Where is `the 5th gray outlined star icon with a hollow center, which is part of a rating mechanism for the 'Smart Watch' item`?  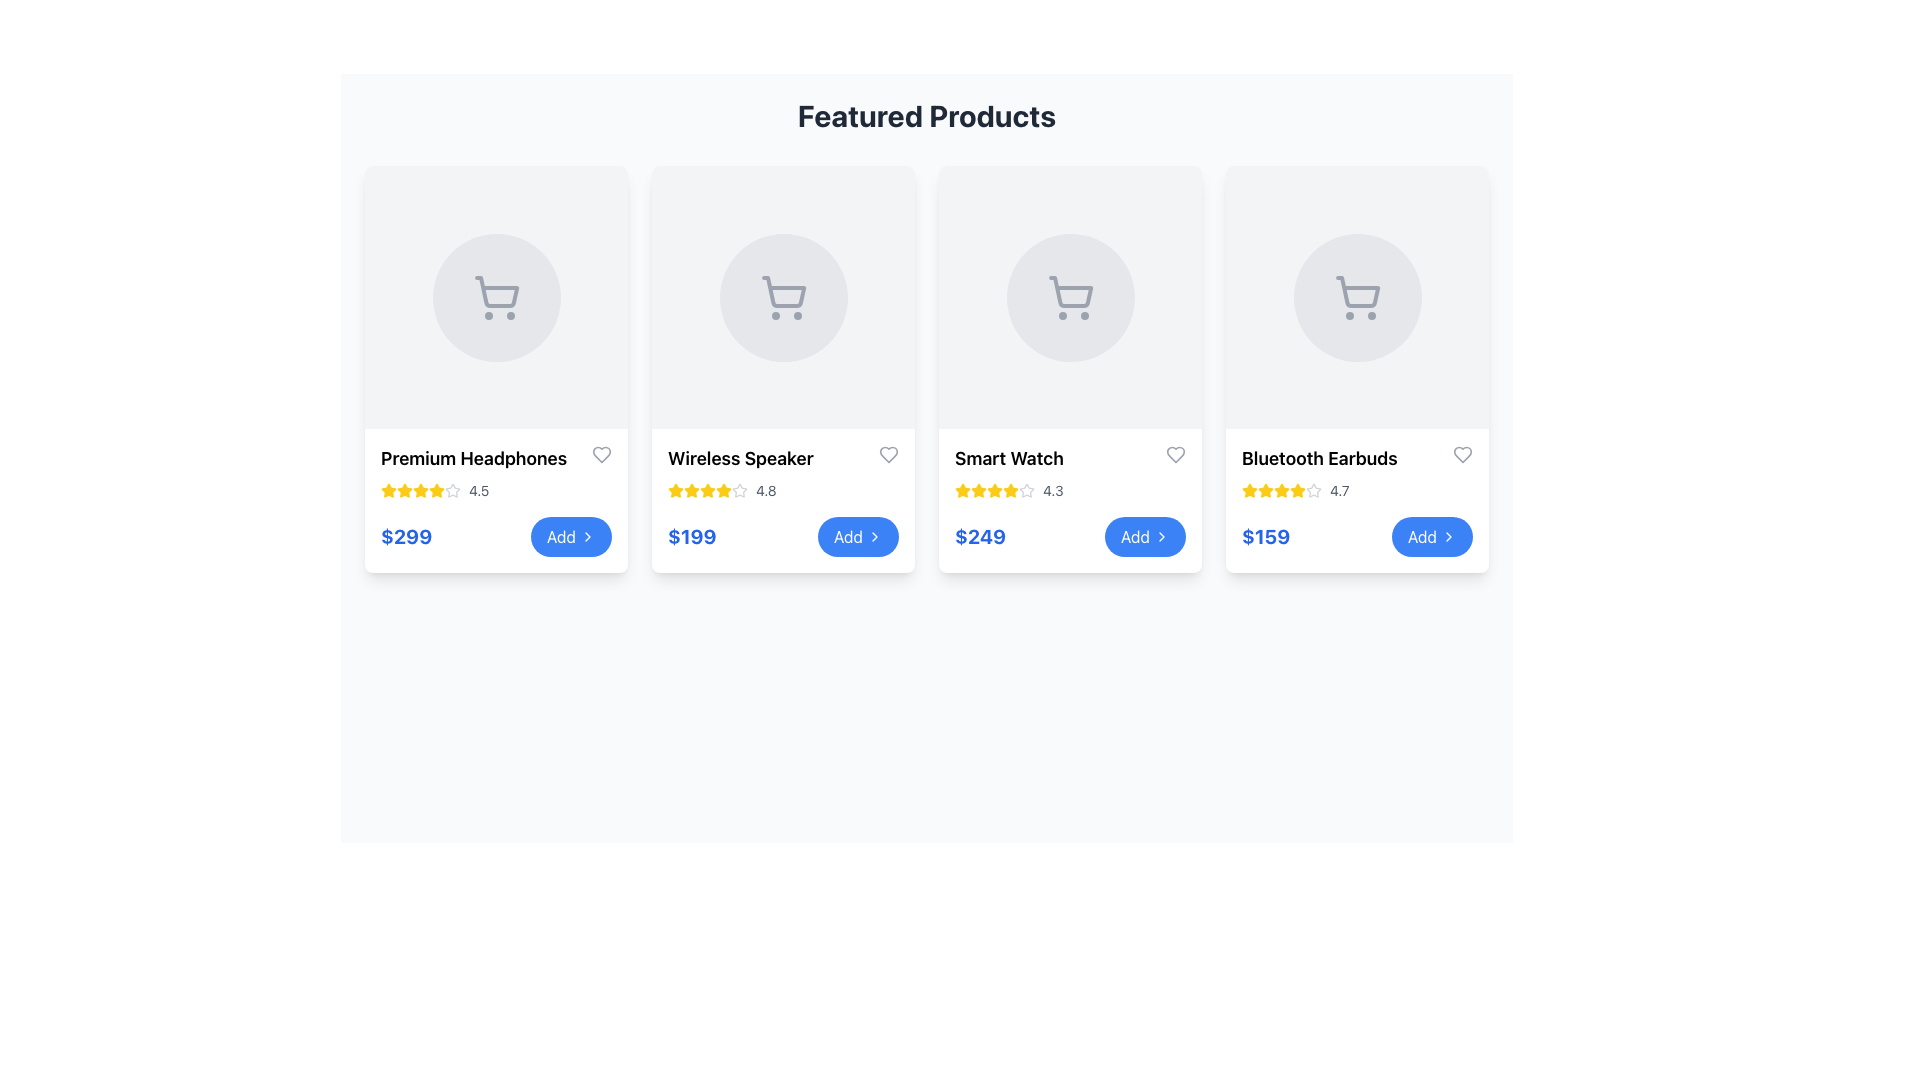
the 5th gray outlined star icon with a hollow center, which is part of a rating mechanism for the 'Smart Watch' item is located at coordinates (1027, 490).